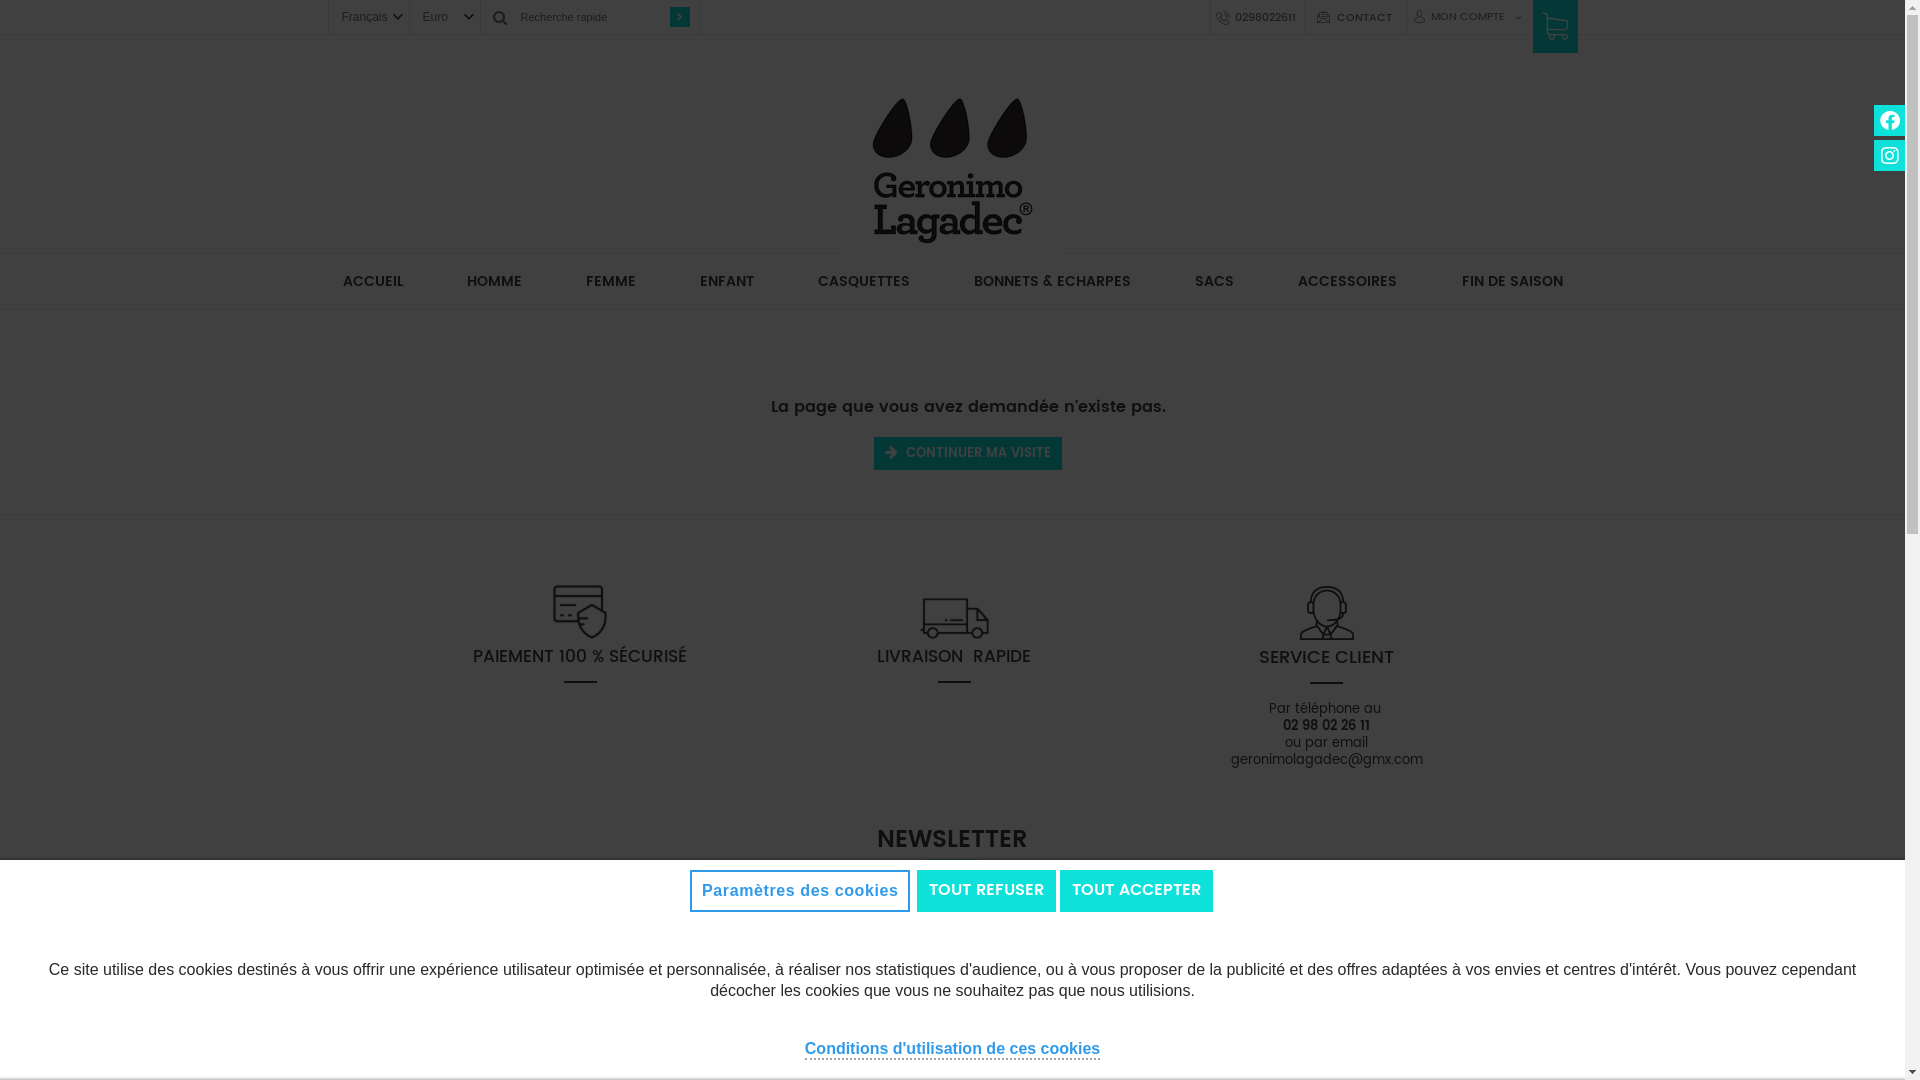 The image size is (1920, 1080). I want to click on 'instagram', so click(1888, 154).